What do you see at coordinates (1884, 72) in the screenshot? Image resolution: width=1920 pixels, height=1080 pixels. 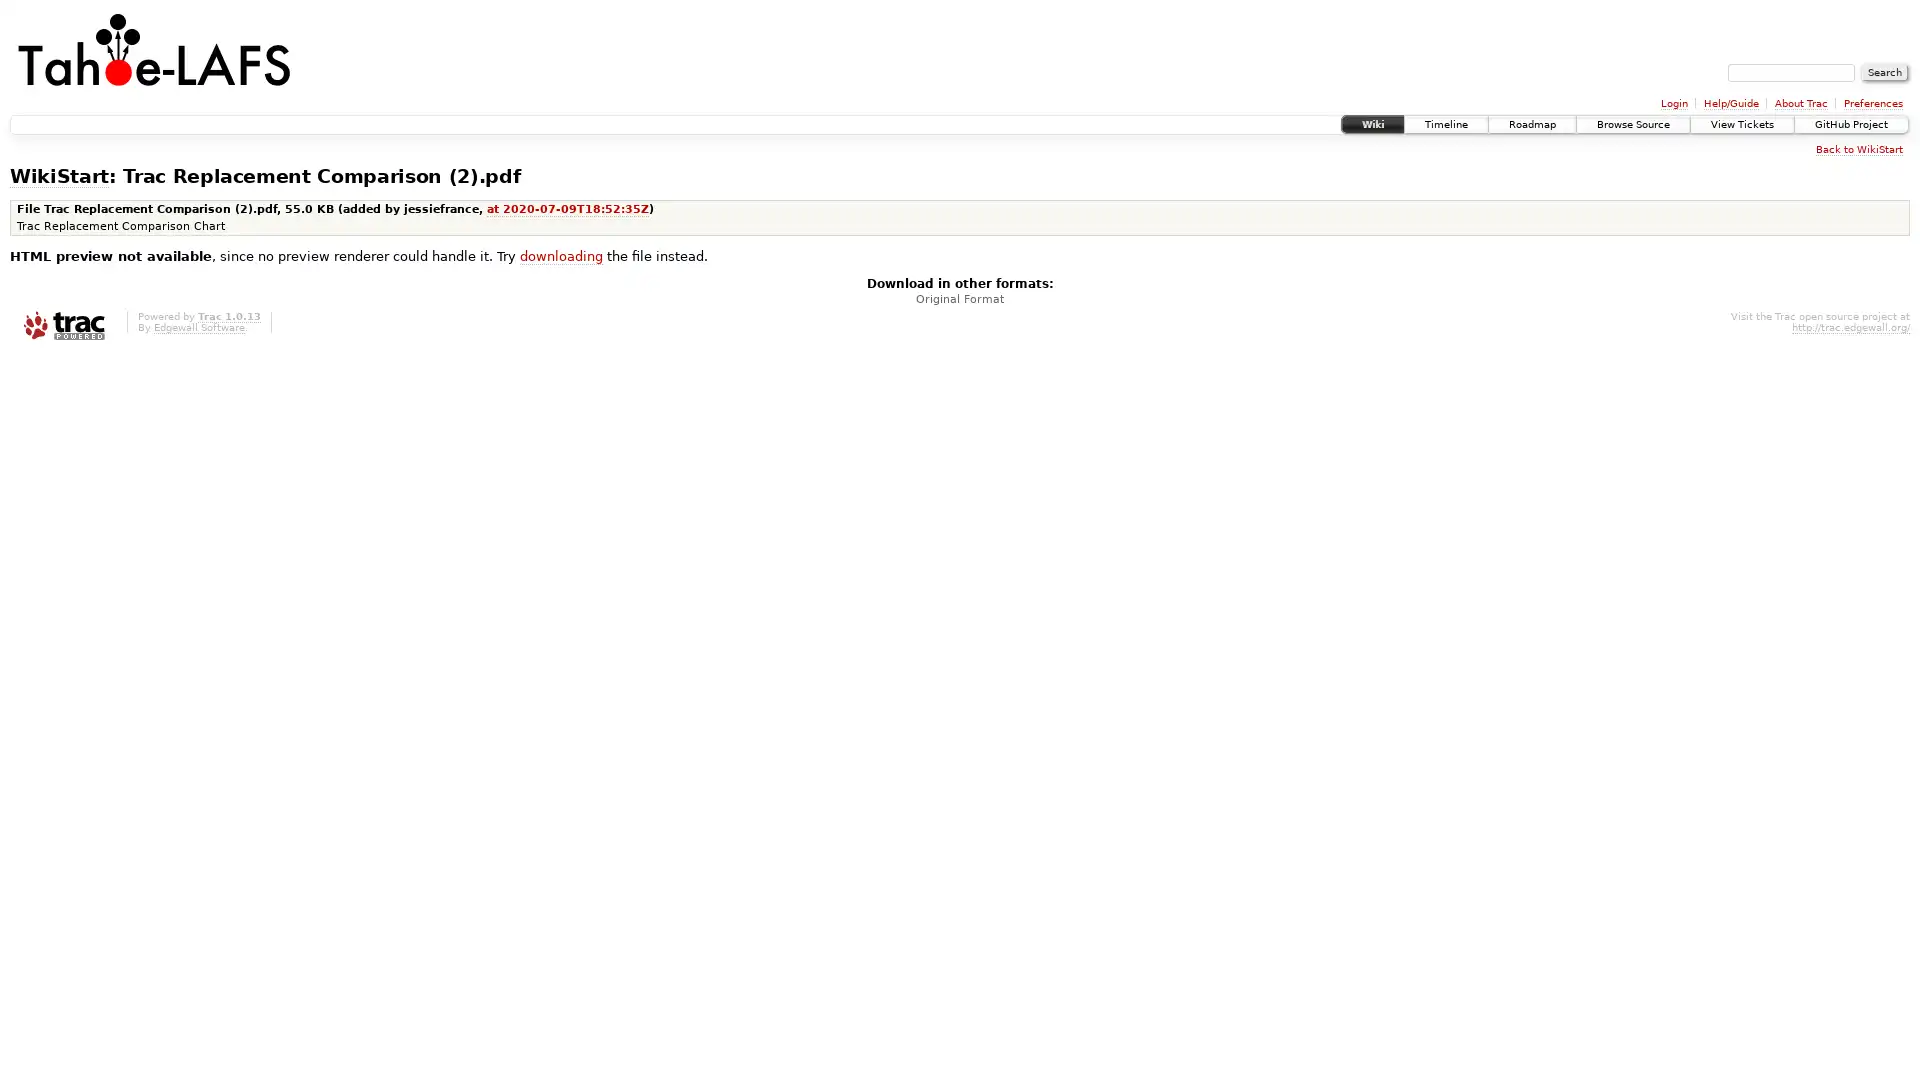 I see `Search` at bounding box center [1884, 72].